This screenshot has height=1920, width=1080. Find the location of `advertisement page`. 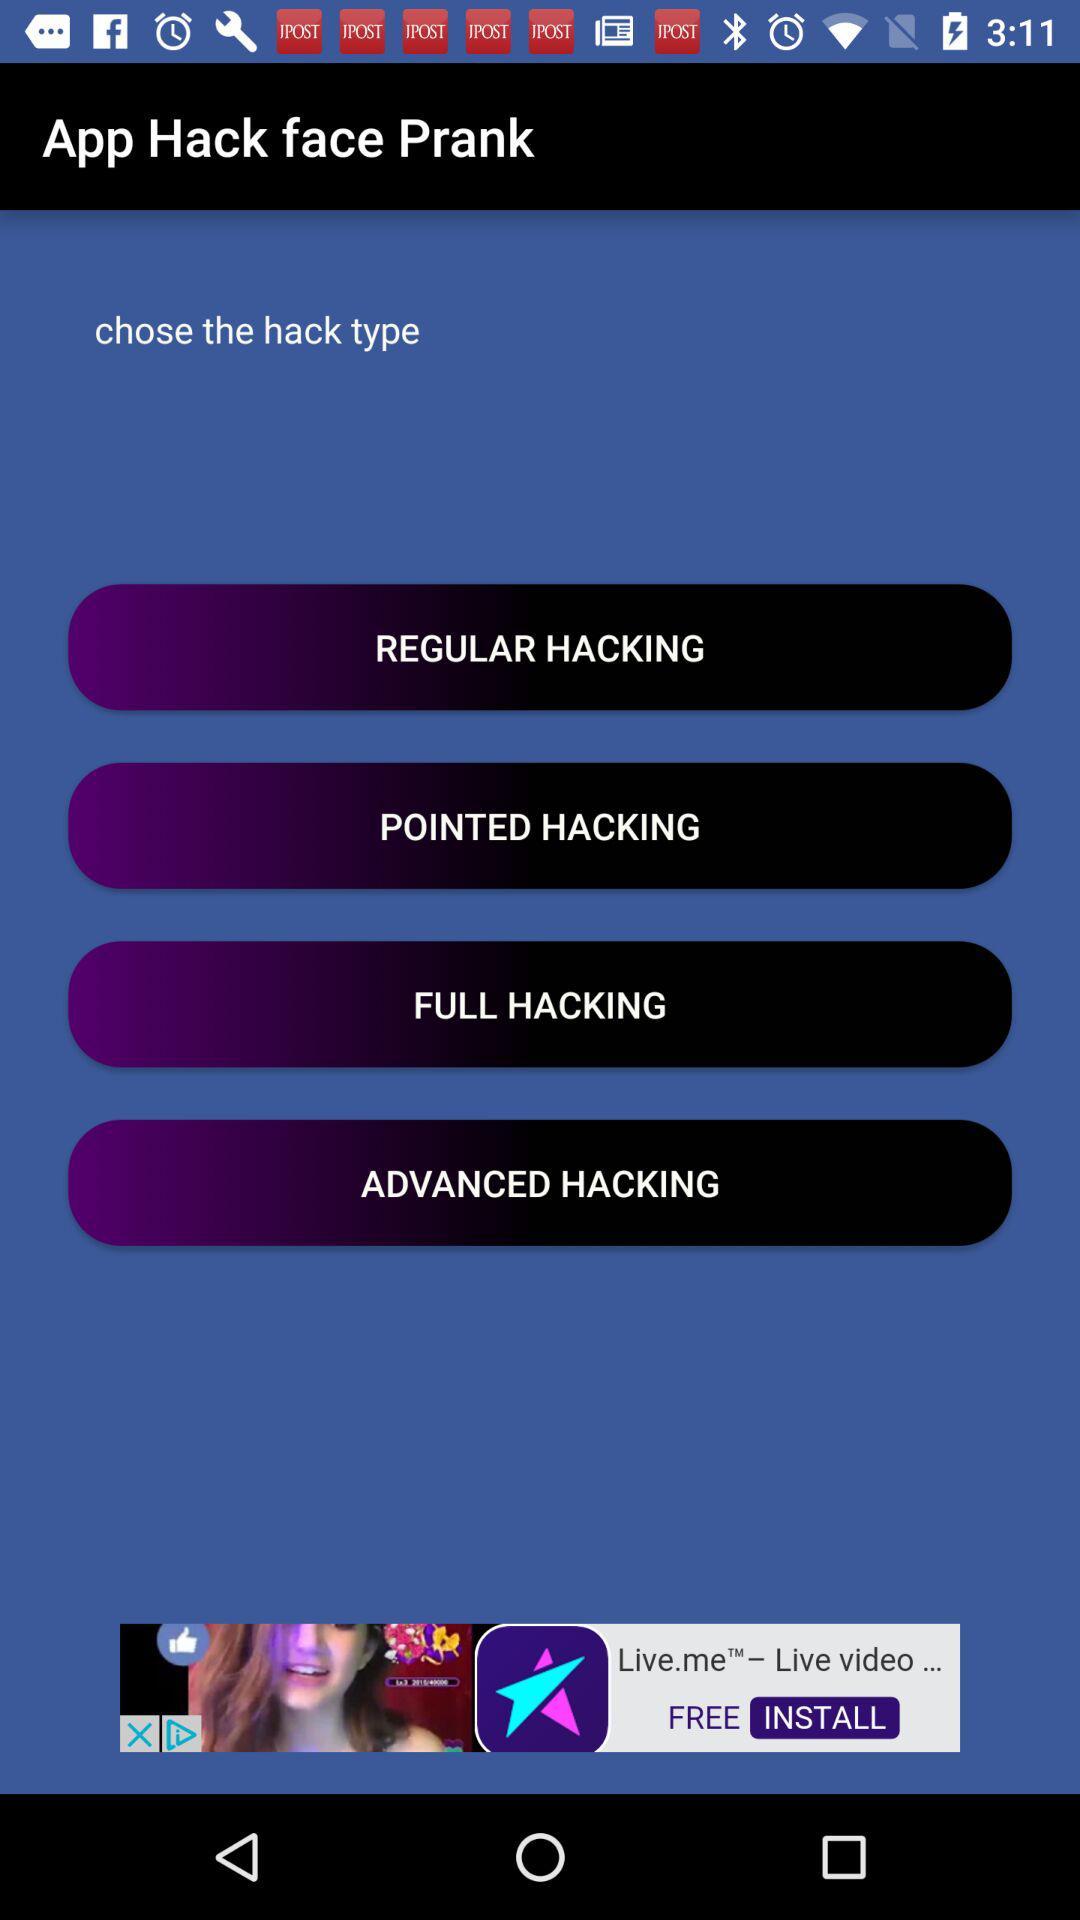

advertisement page is located at coordinates (540, 1685).